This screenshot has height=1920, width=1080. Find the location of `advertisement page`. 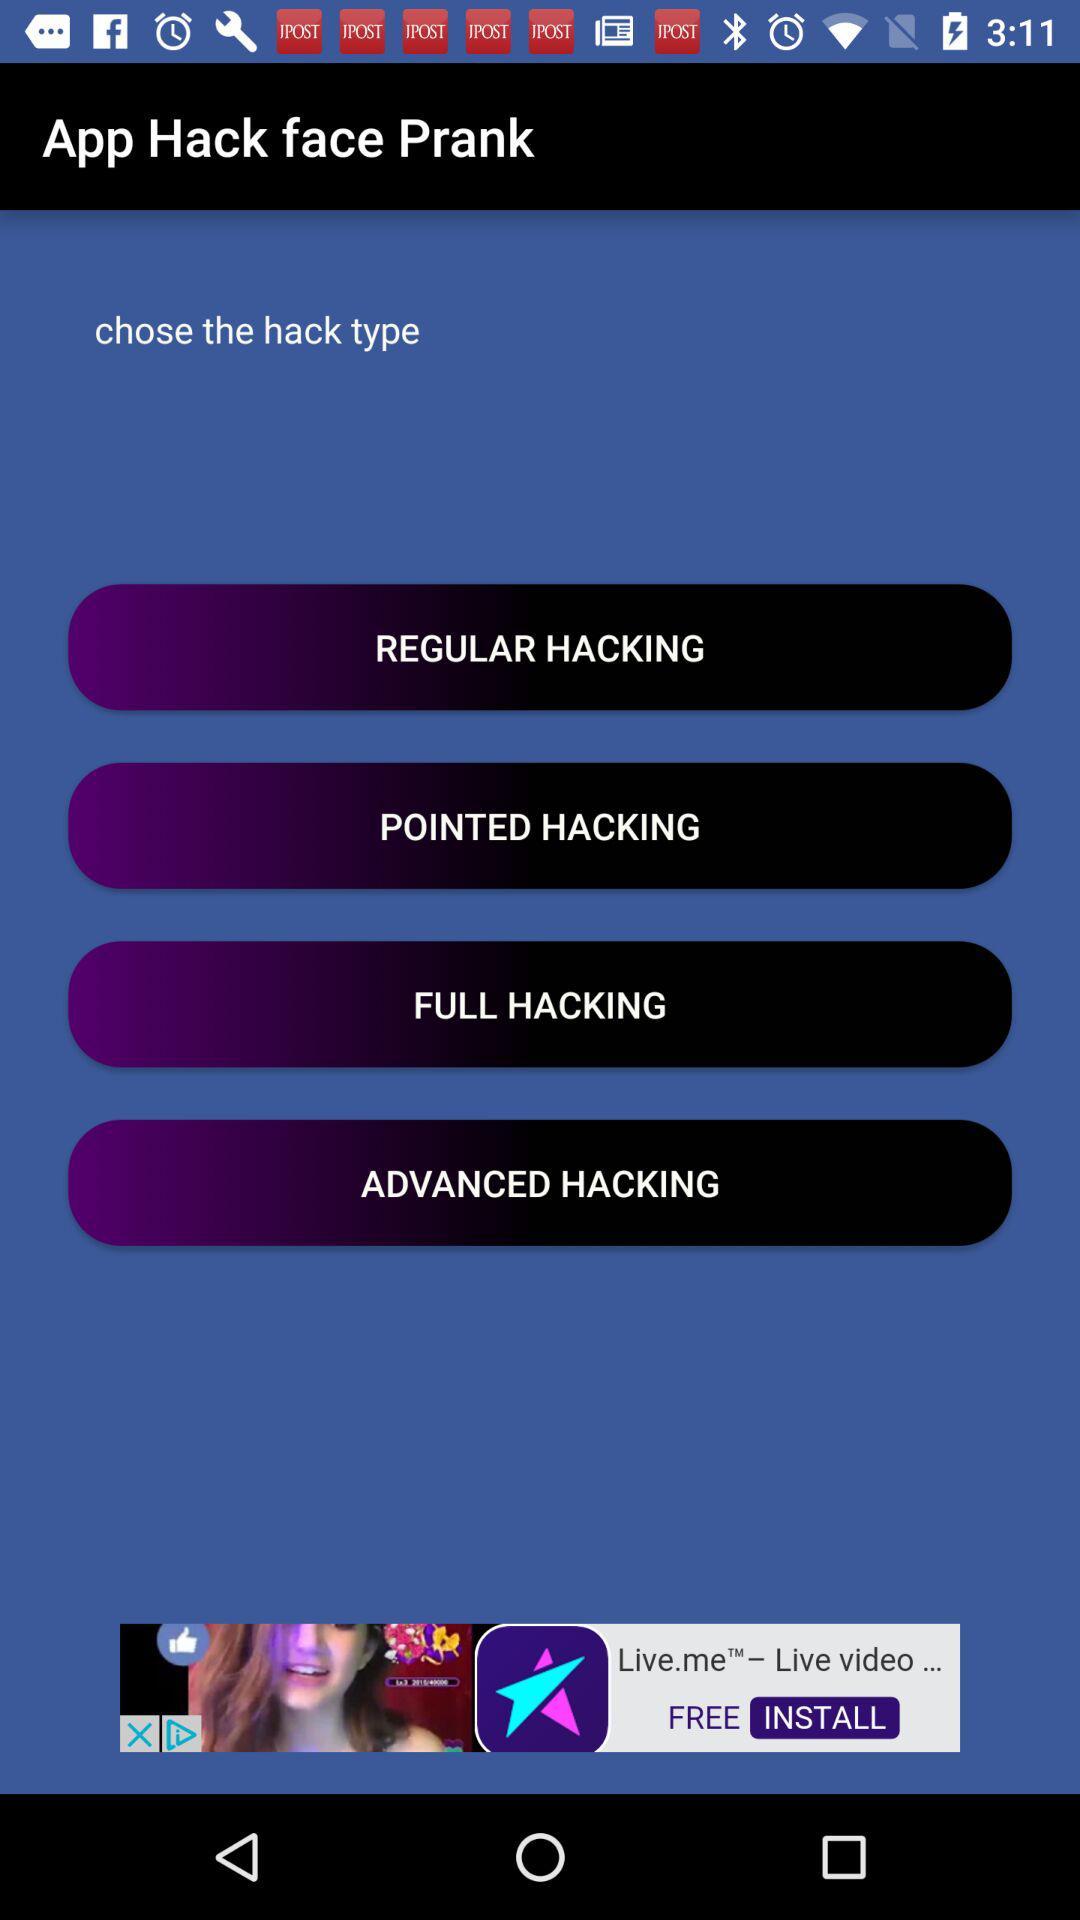

advertisement page is located at coordinates (540, 1685).